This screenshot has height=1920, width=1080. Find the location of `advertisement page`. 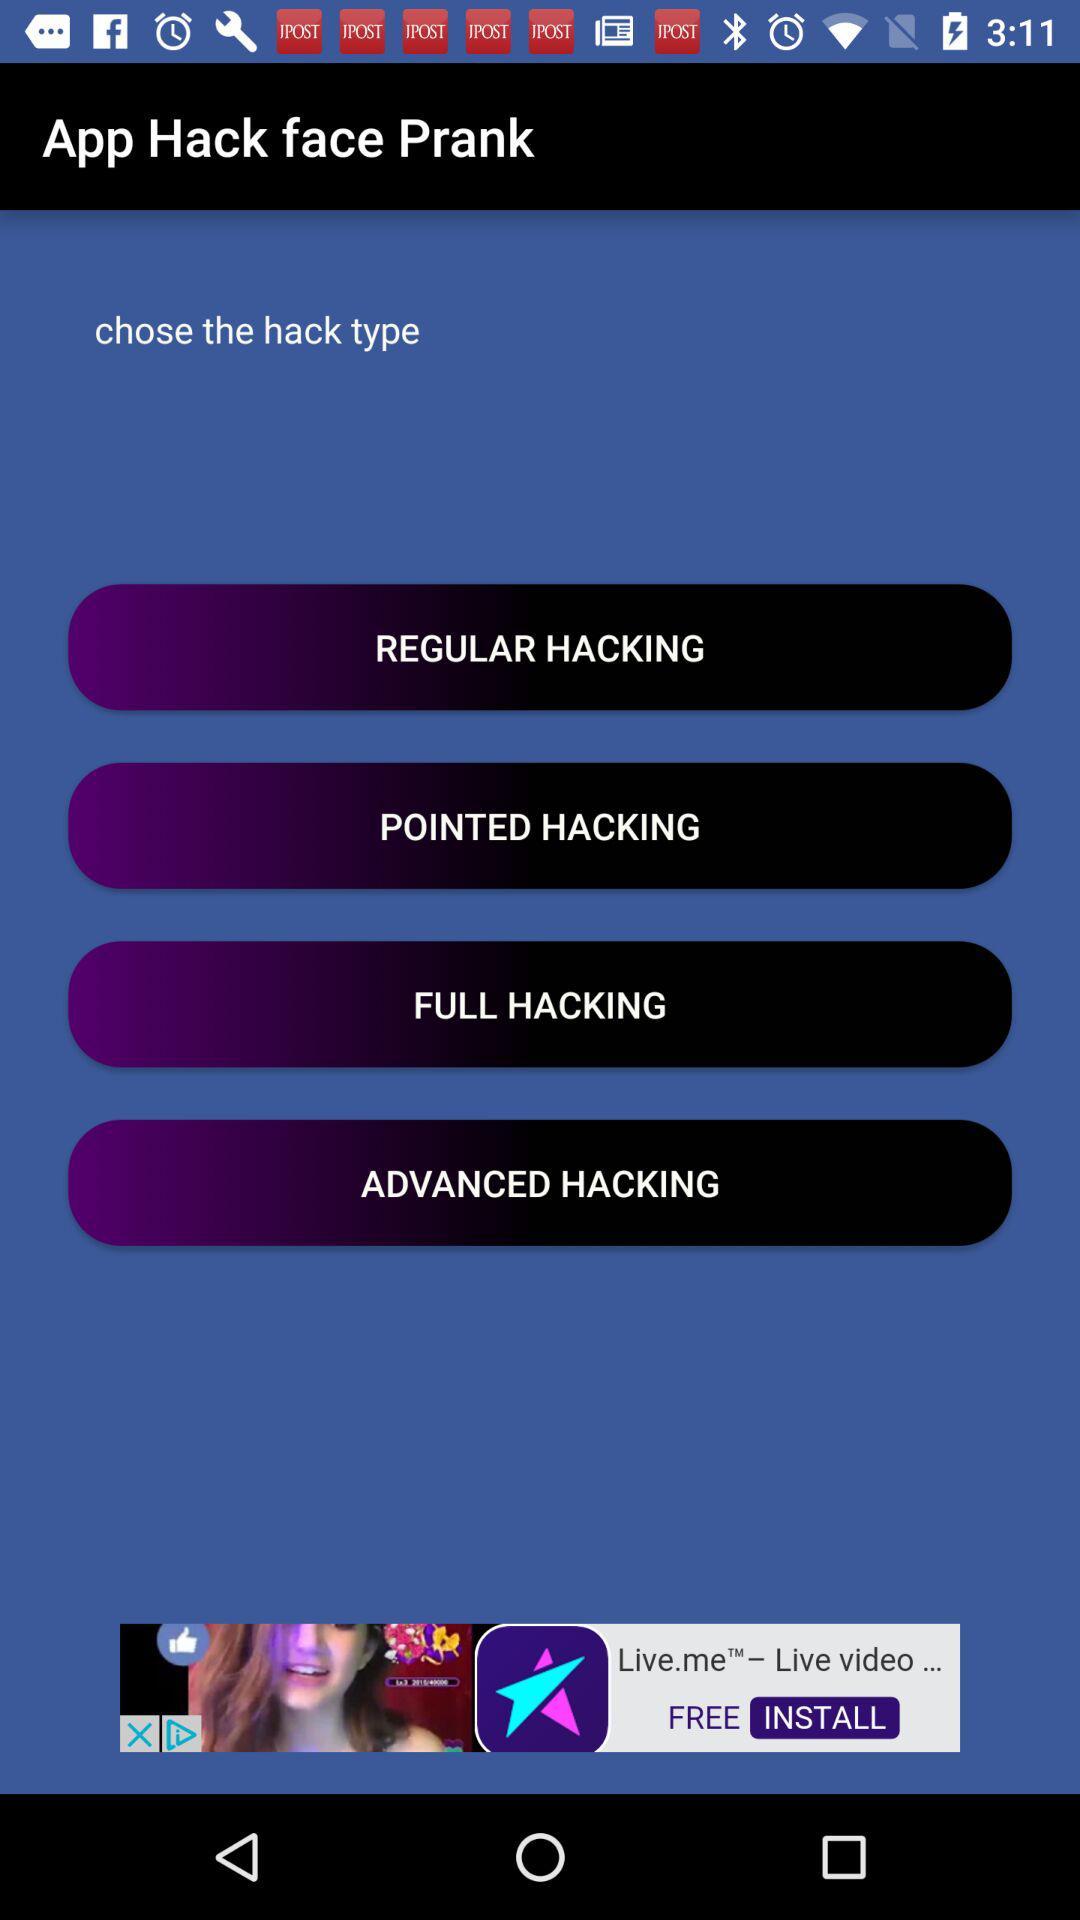

advertisement page is located at coordinates (540, 1685).